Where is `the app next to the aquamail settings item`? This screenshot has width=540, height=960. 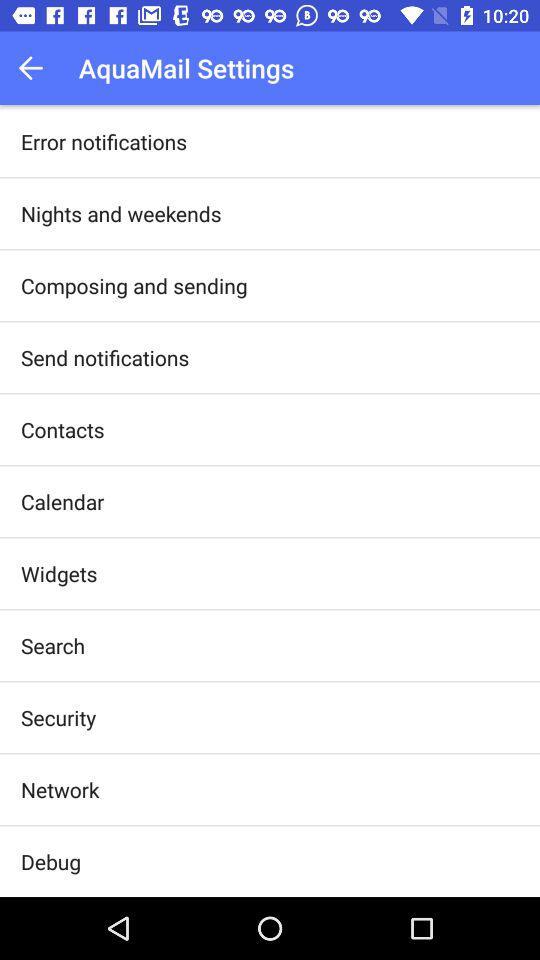 the app next to the aquamail settings item is located at coordinates (36, 68).